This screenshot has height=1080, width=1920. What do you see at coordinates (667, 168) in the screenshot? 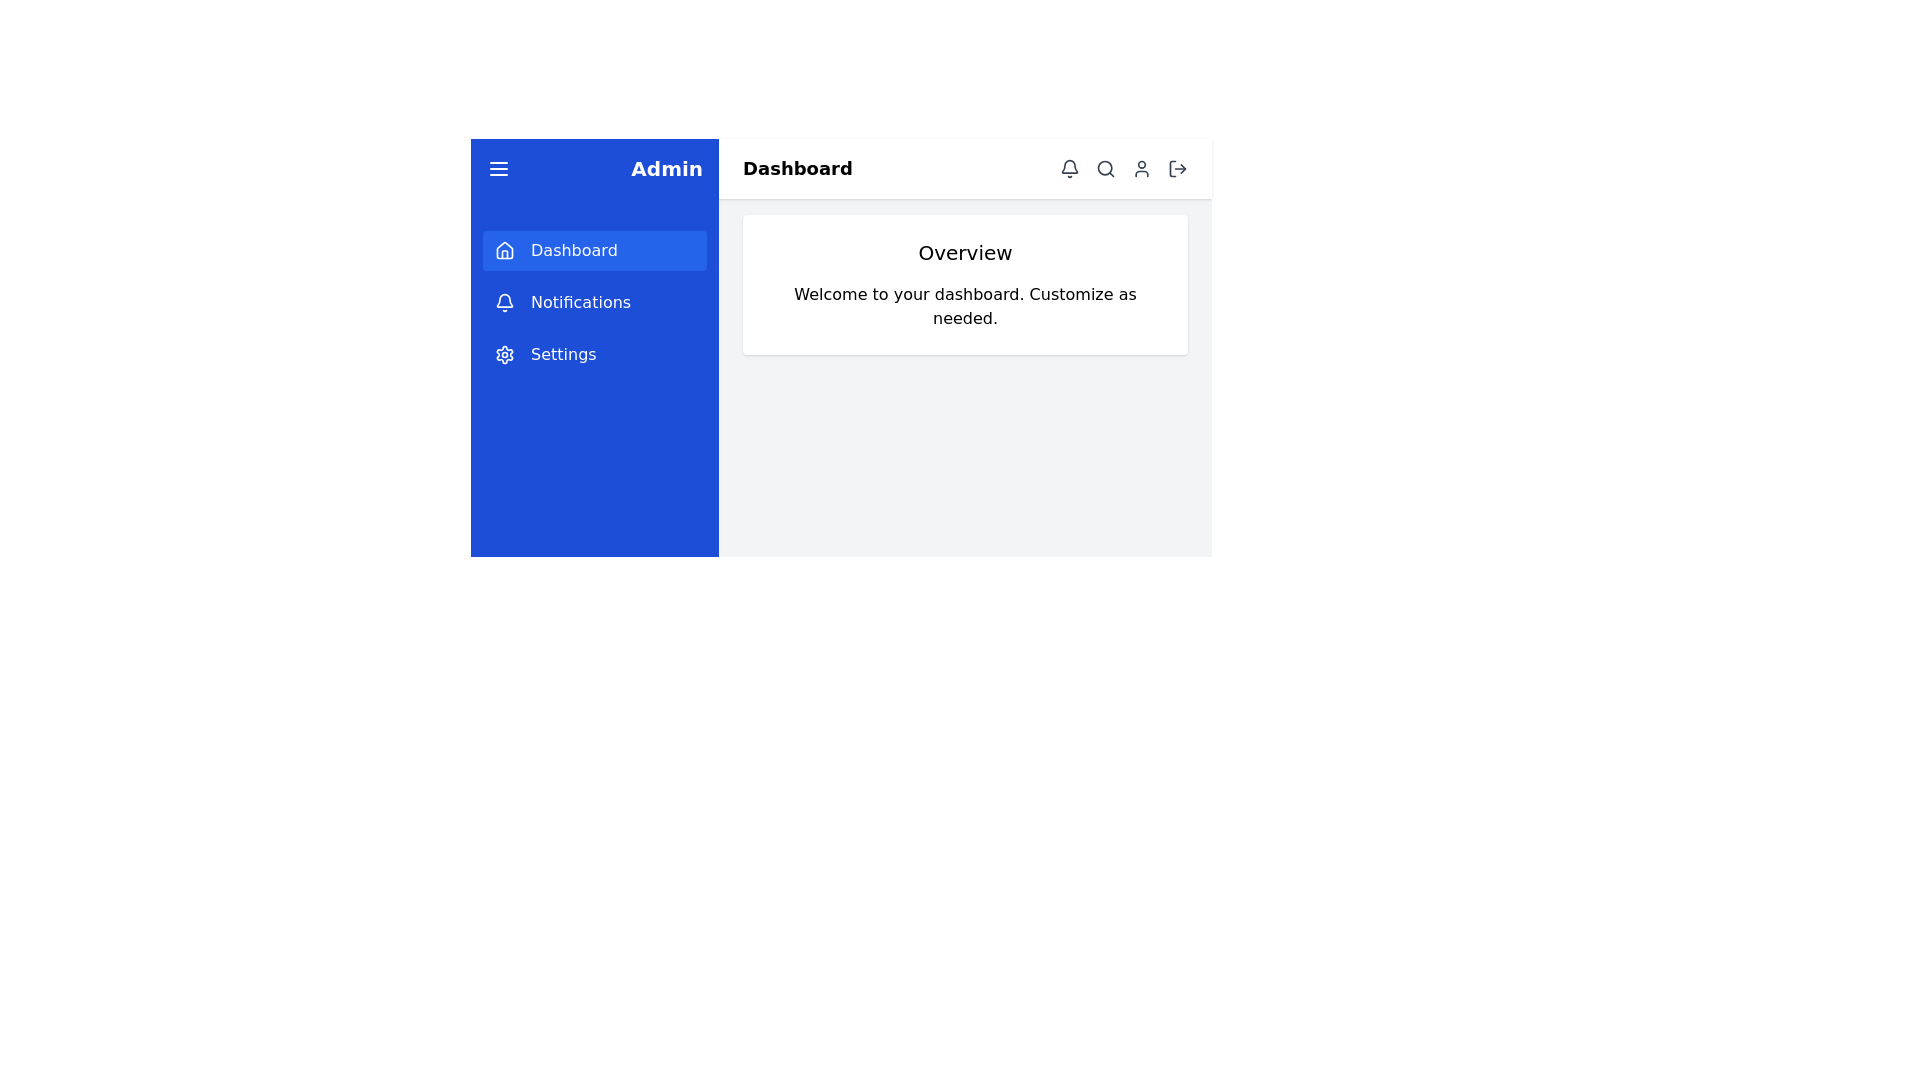
I see `the text label indicating the administrative mode, located in the top-left blue banner area of the interface` at bounding box center [667, 168].